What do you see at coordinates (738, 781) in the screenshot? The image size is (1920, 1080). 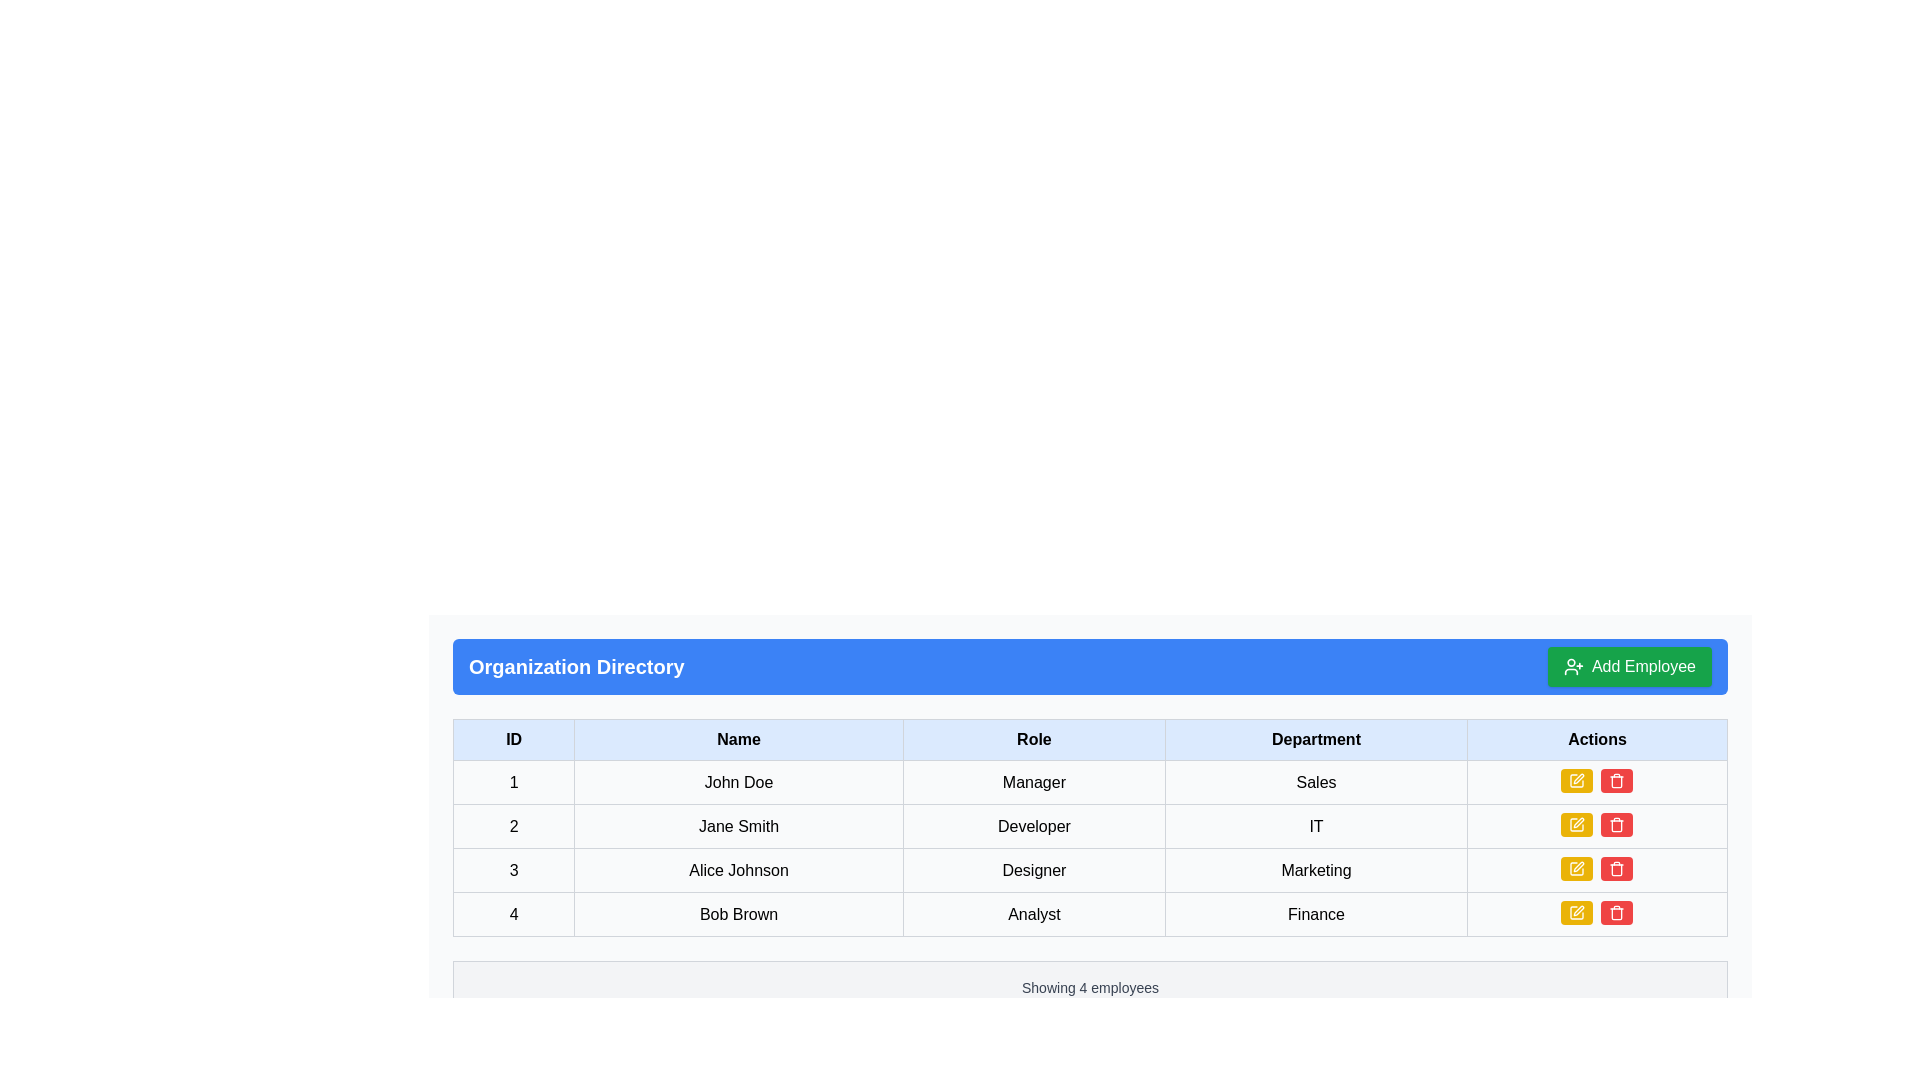 I see `the text label displaying 'John Doe' in the second column of the first row of the table` at bounding box center [738, 781].